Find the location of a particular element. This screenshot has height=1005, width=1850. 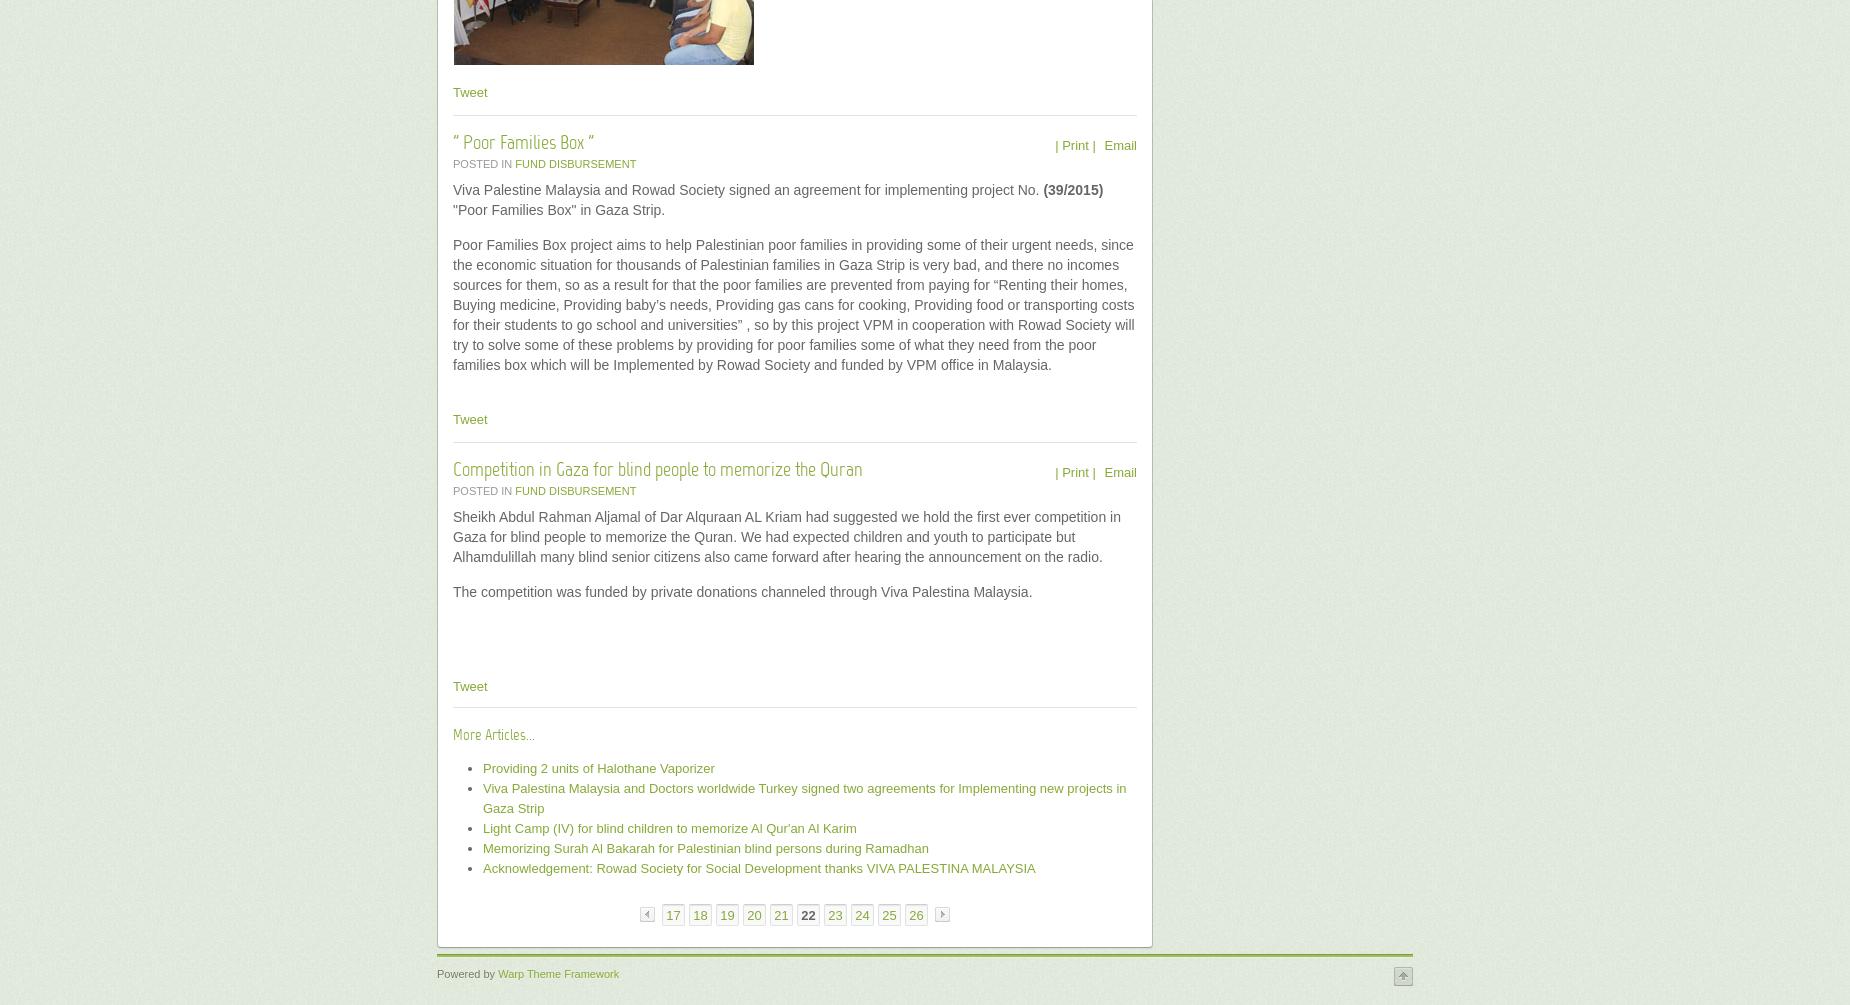

'"Poor Families Box" in Gaza Strip.' is located at coordinates (559, 209).